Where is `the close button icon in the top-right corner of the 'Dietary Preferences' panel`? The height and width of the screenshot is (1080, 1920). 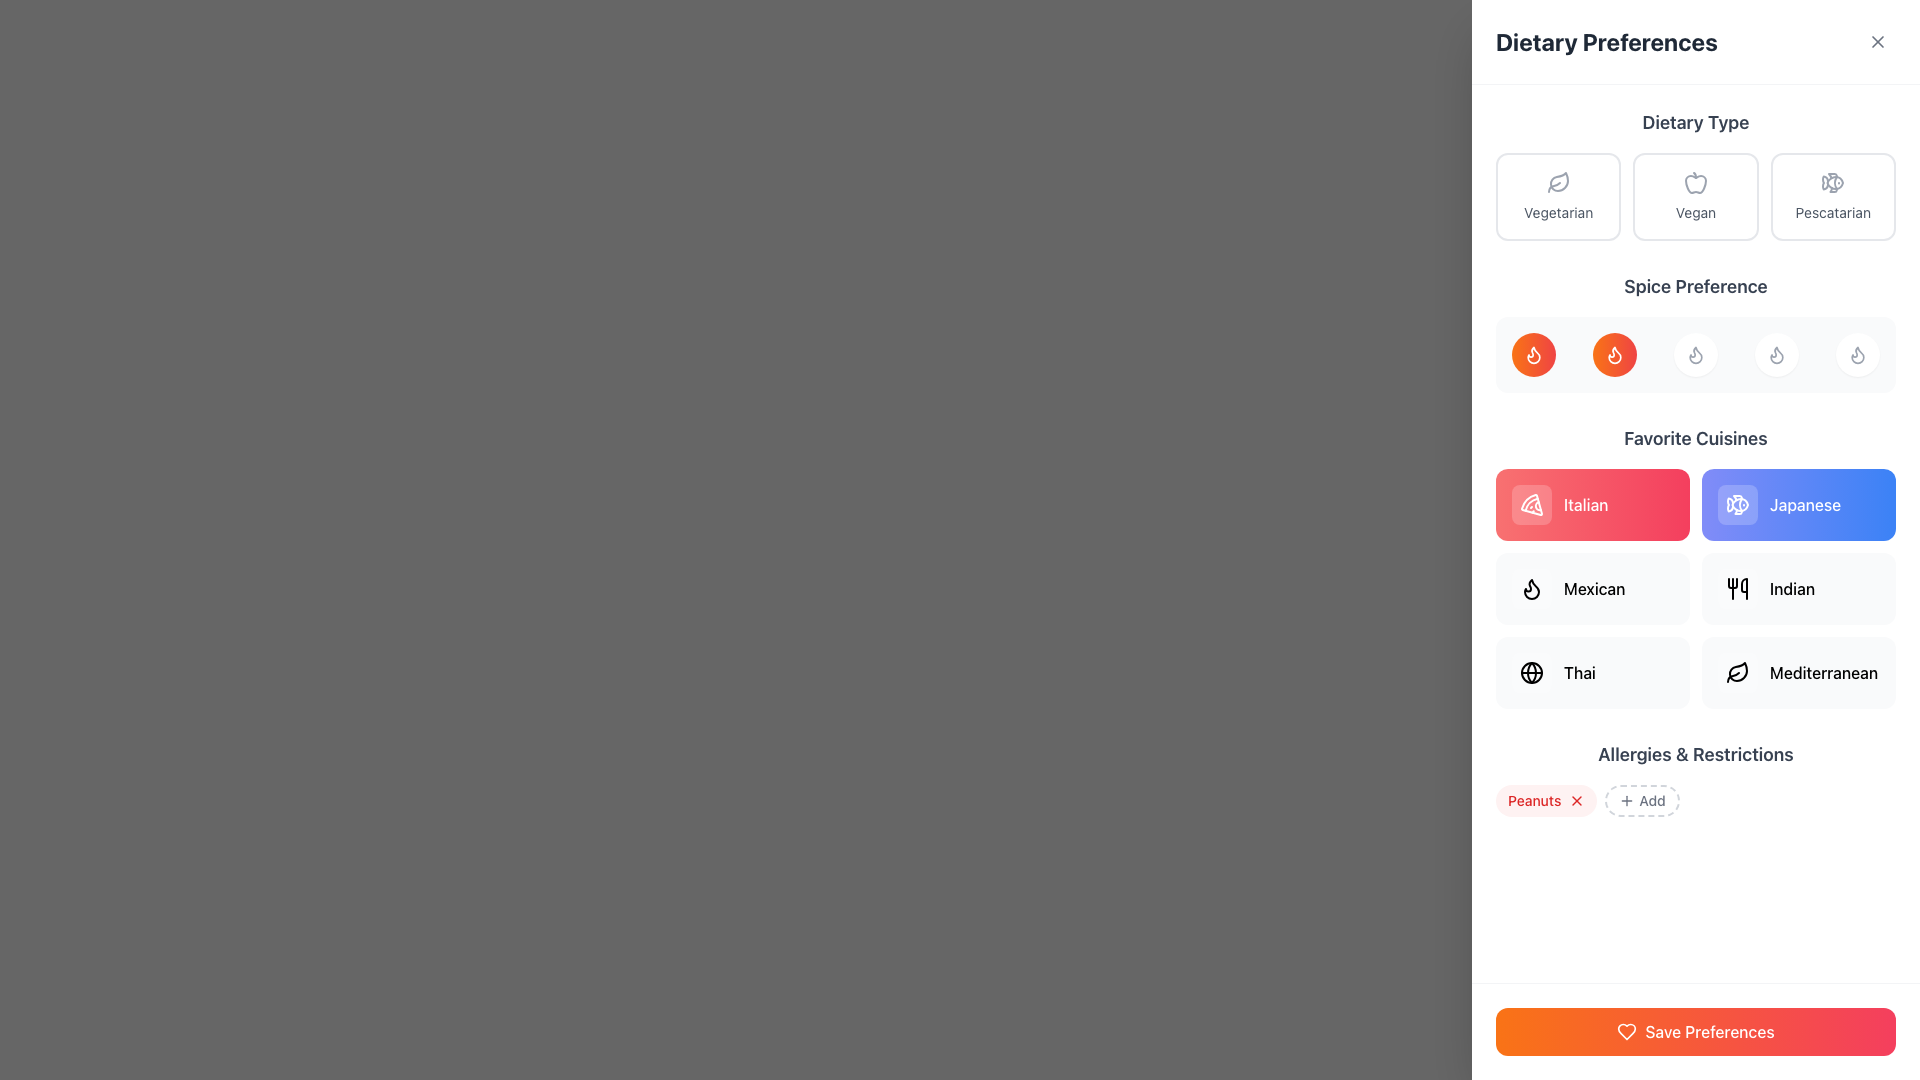 the close button icon in the top-right corner of the 'Dietary Preferences' panel is located at coordinates (1876, 42).